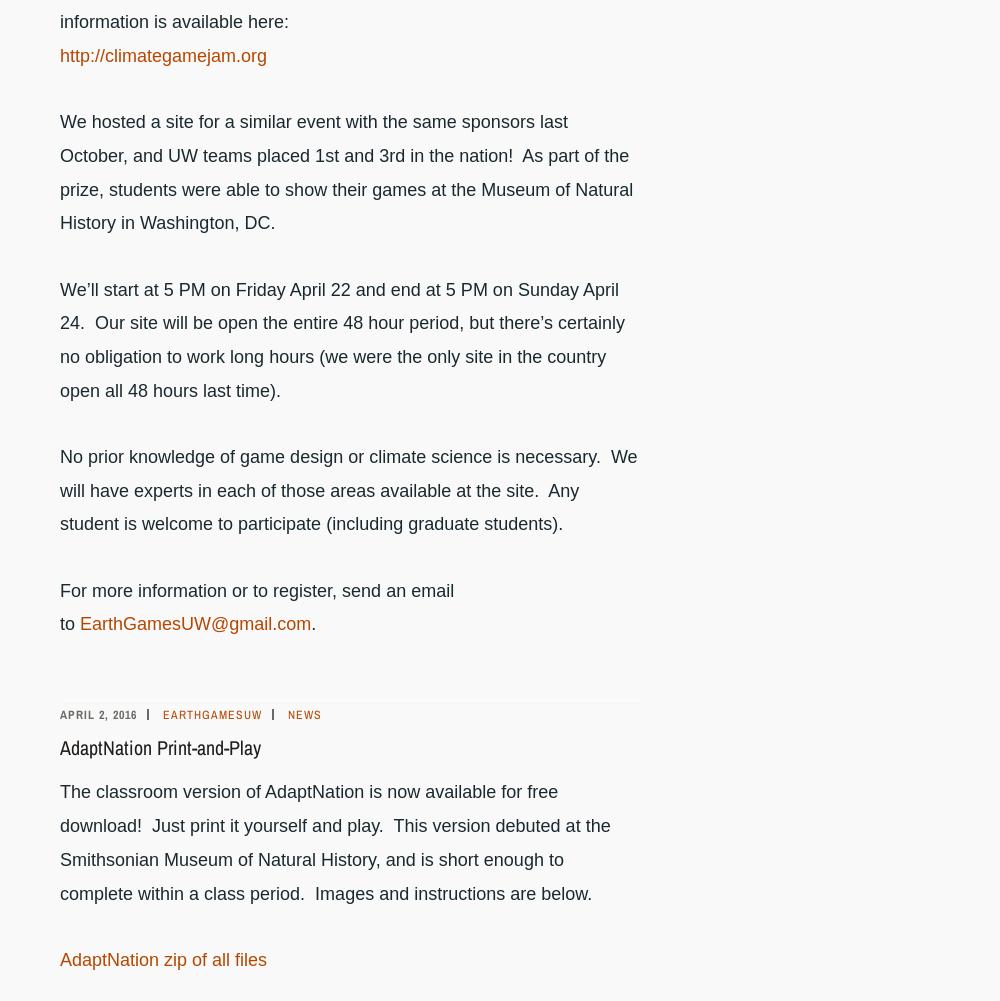  Describe the element at coordinates (312, 624) in the screenshot. I see `'.'` at that location.